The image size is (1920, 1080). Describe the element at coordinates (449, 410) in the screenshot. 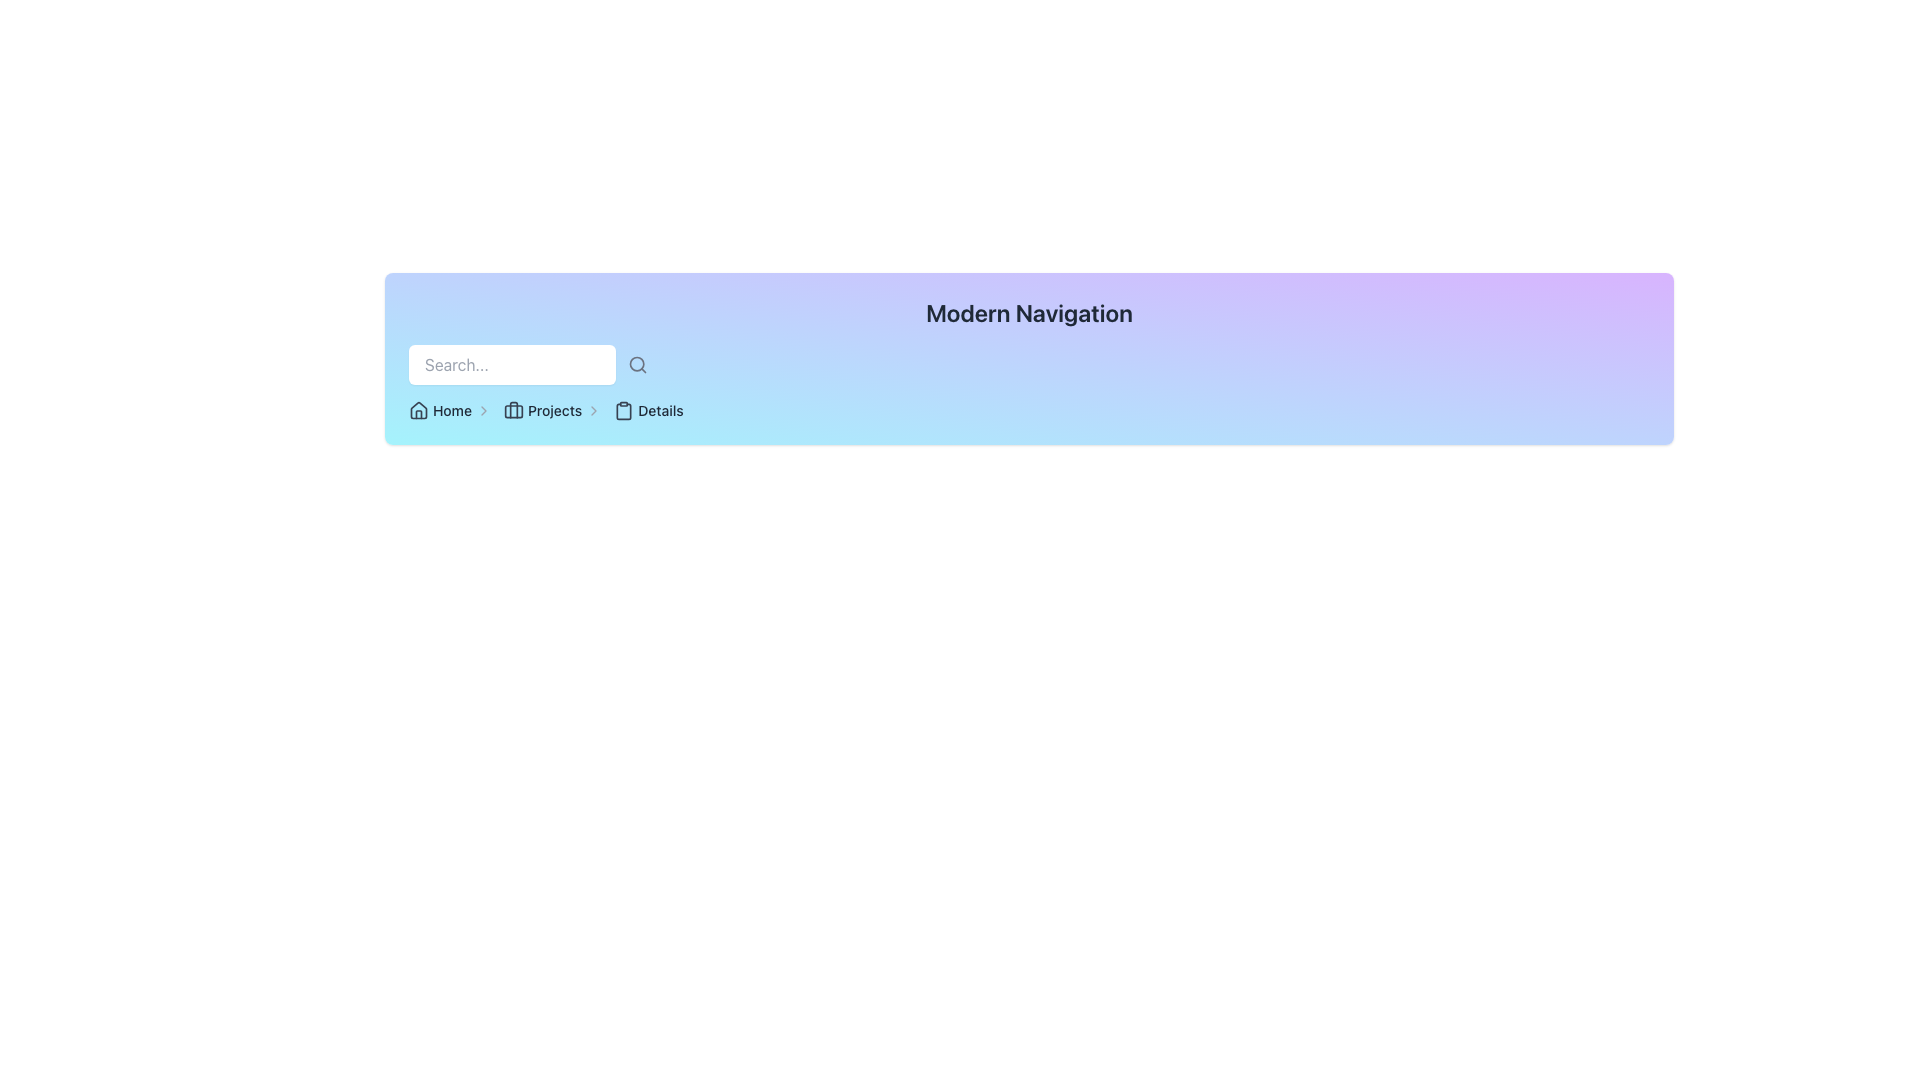

I see `the 'Home' breadcrumb link, which is the first item in the breadcrumb navigation bar styled with a house icon and bold dark gray text` at that location.